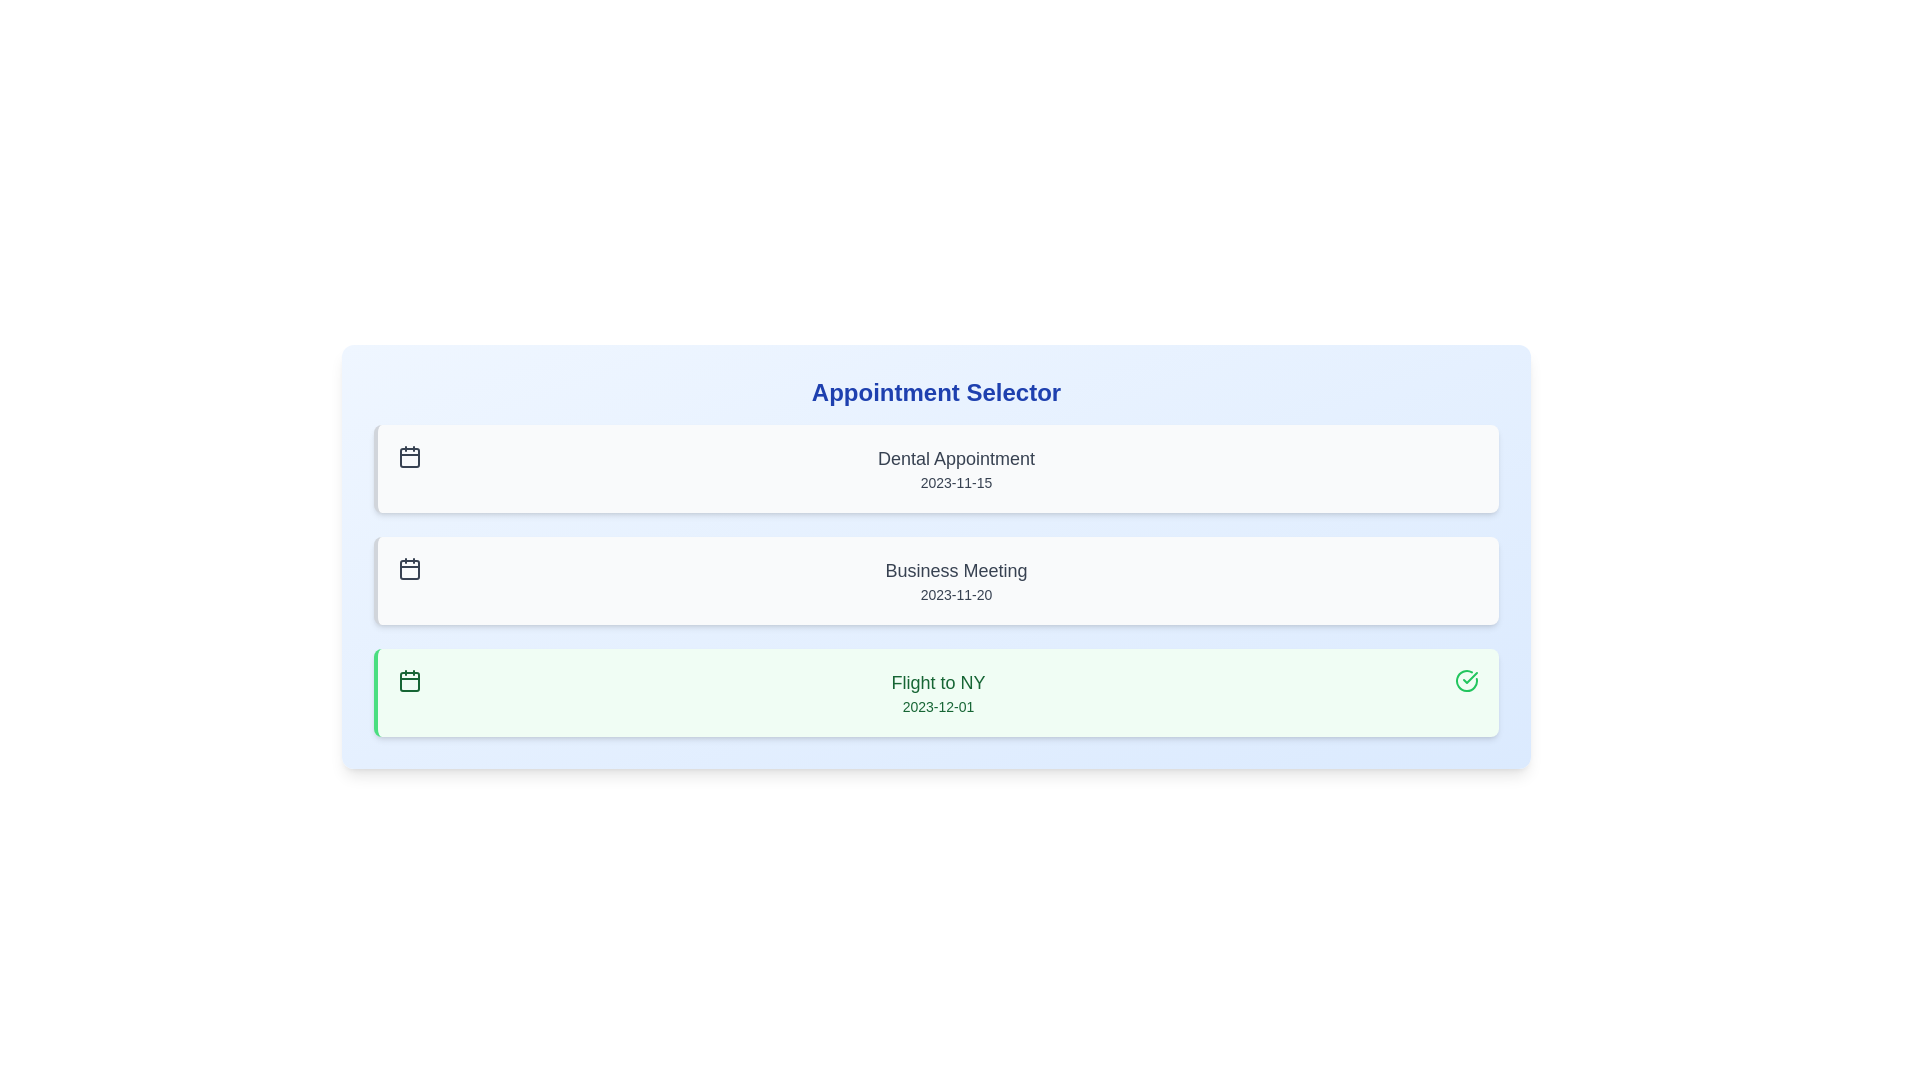 This screenshot has height=1080, width=1920. Describe the element at coordinates (935, 692) in the screenshot. I see `the appointment with description 'Flight to NY'` at that location.